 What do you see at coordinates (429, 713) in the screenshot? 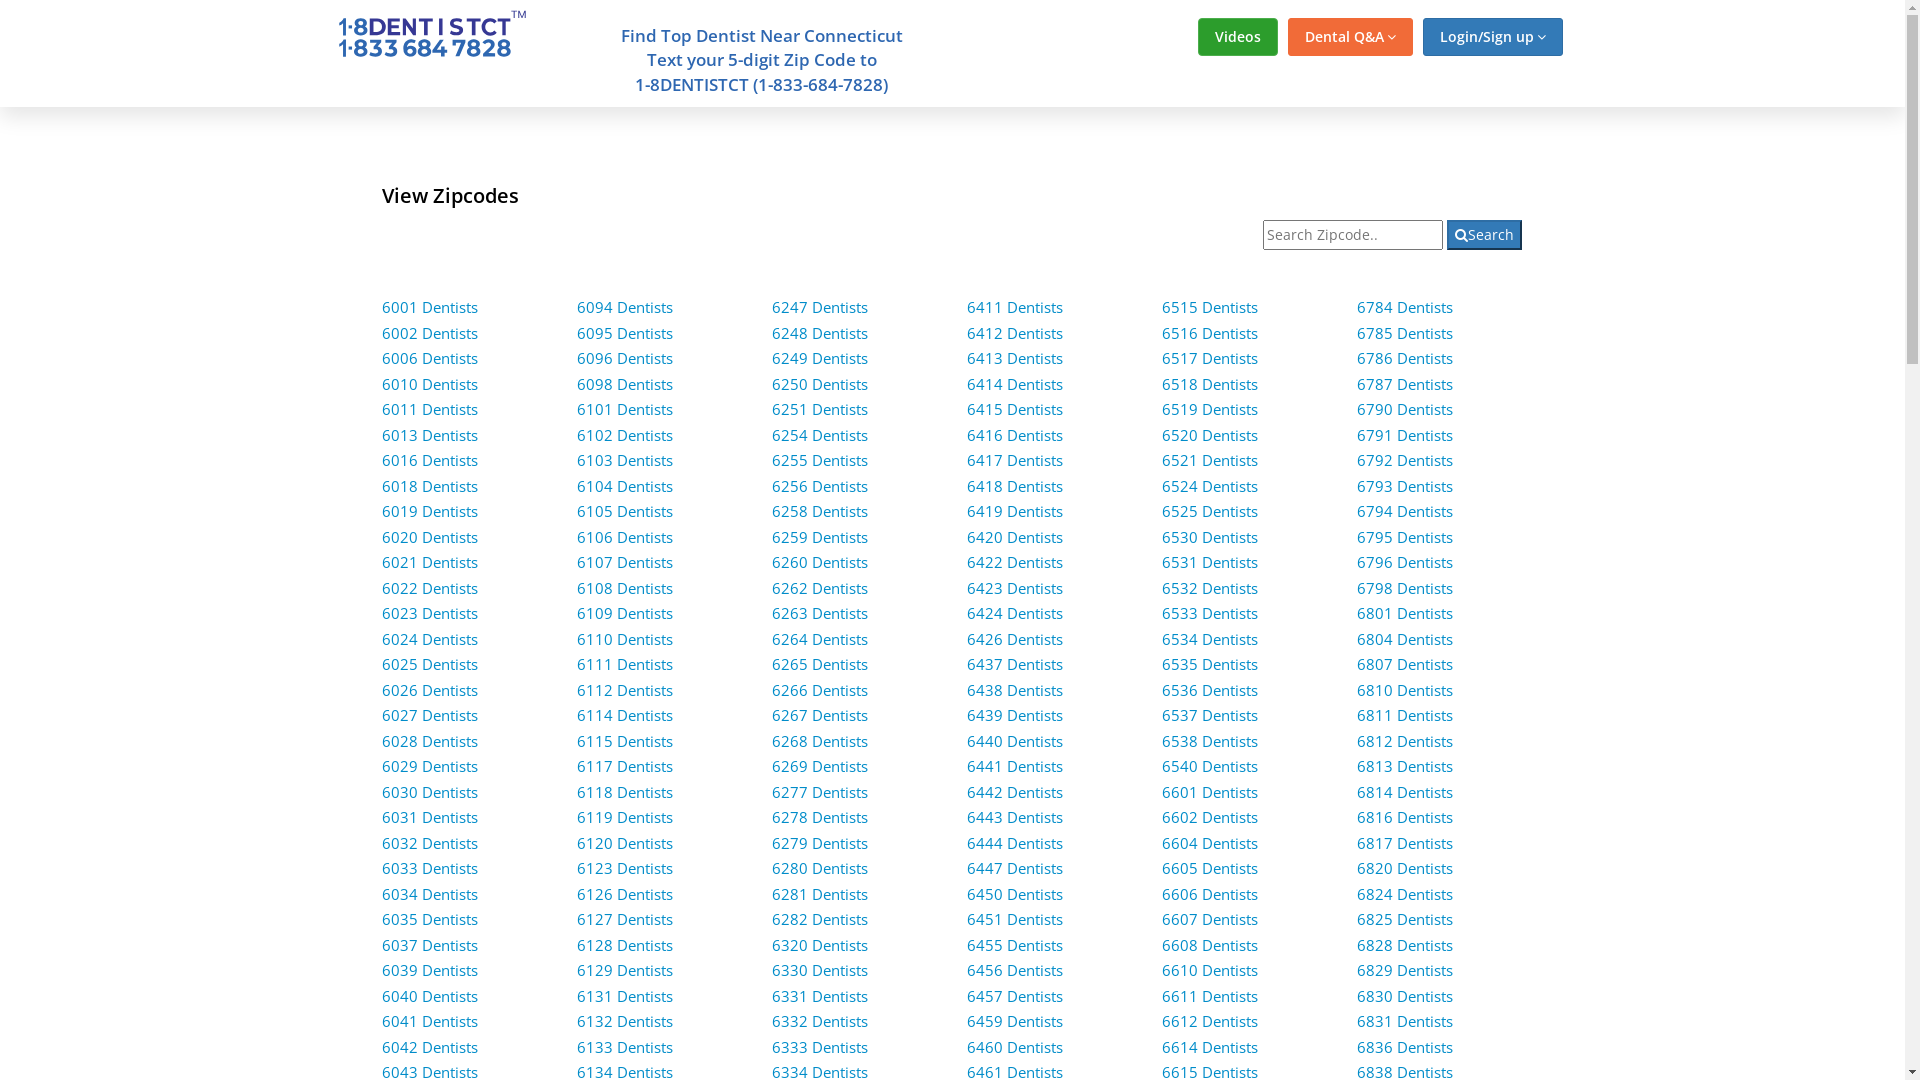
I see `'6027 Dentists'` at bounding box center [429, 713].